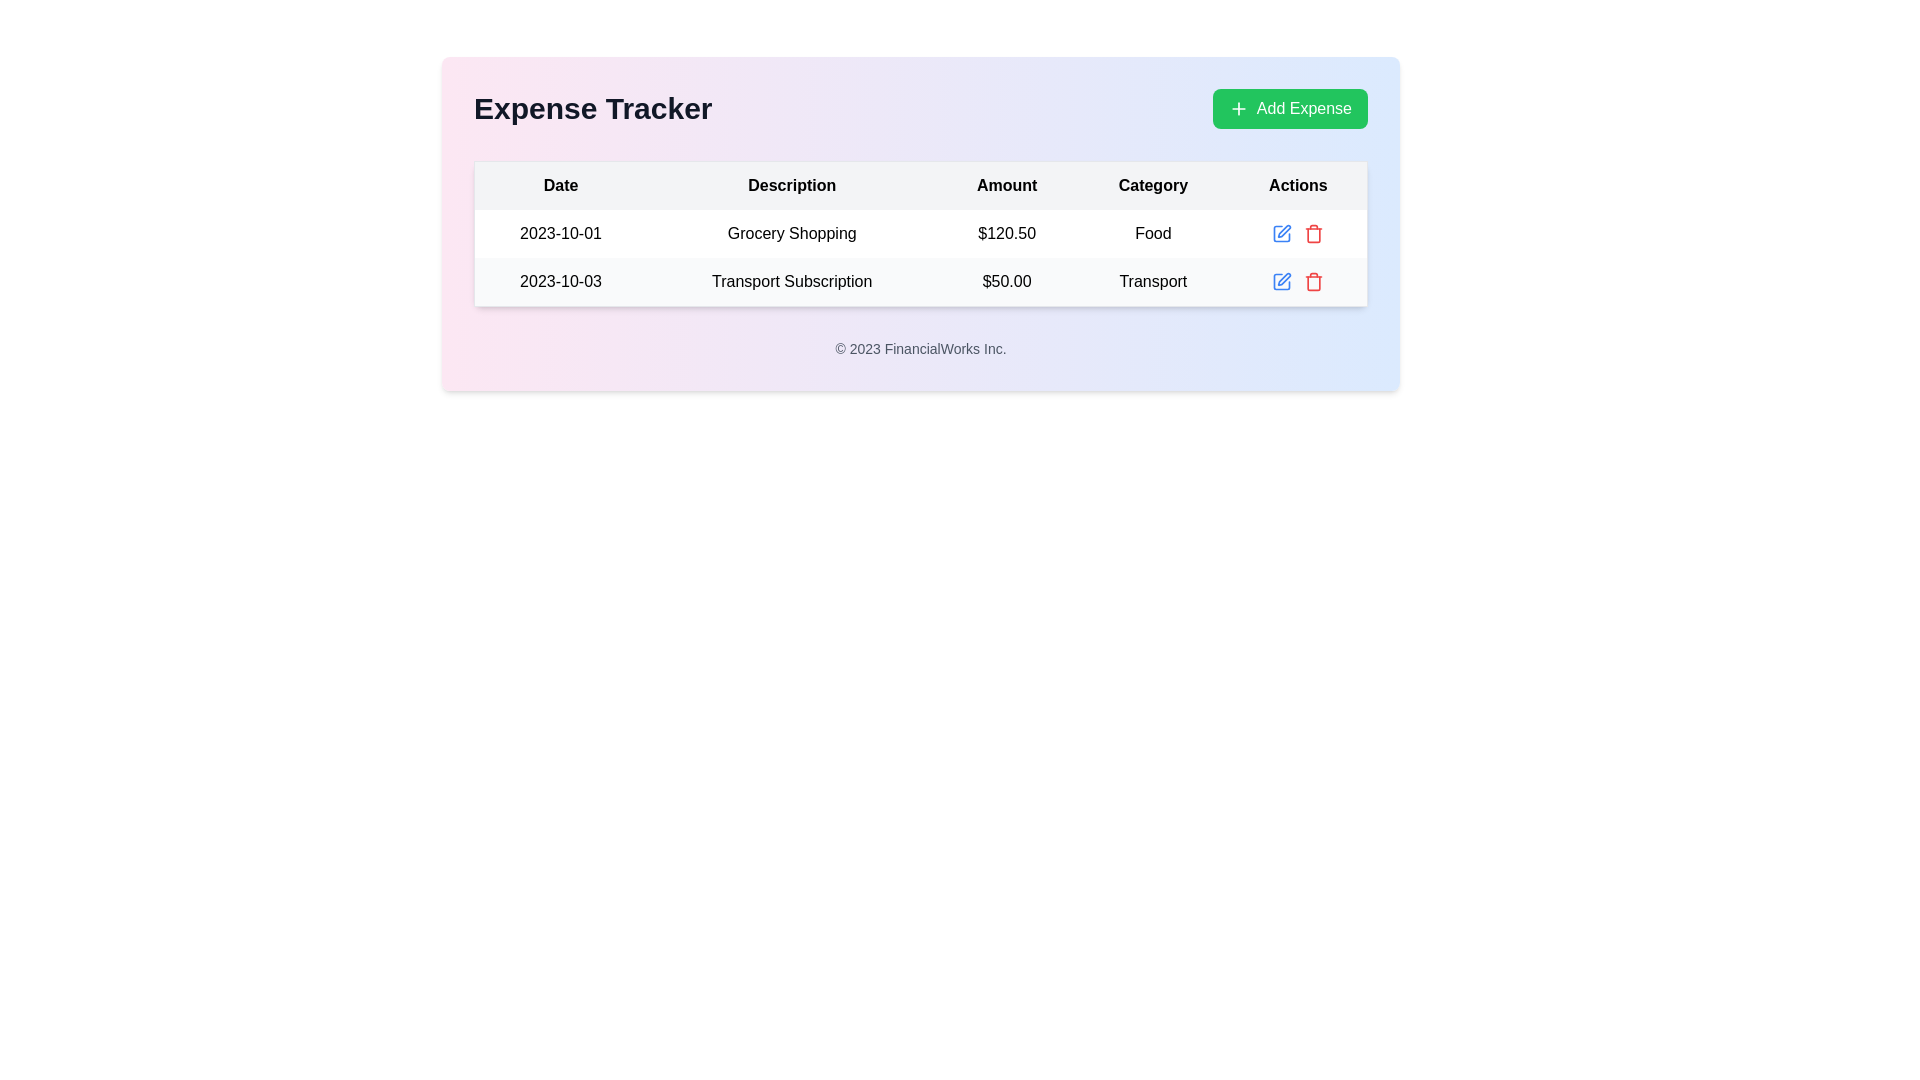 The height and width of the screenshot is (1080, 1920). Describe the element at coordinates (560, 185) in the screenshot. I see `the 'Date' column header in the data table, which is the first column header and provides context for the entries listed under it` at that location.